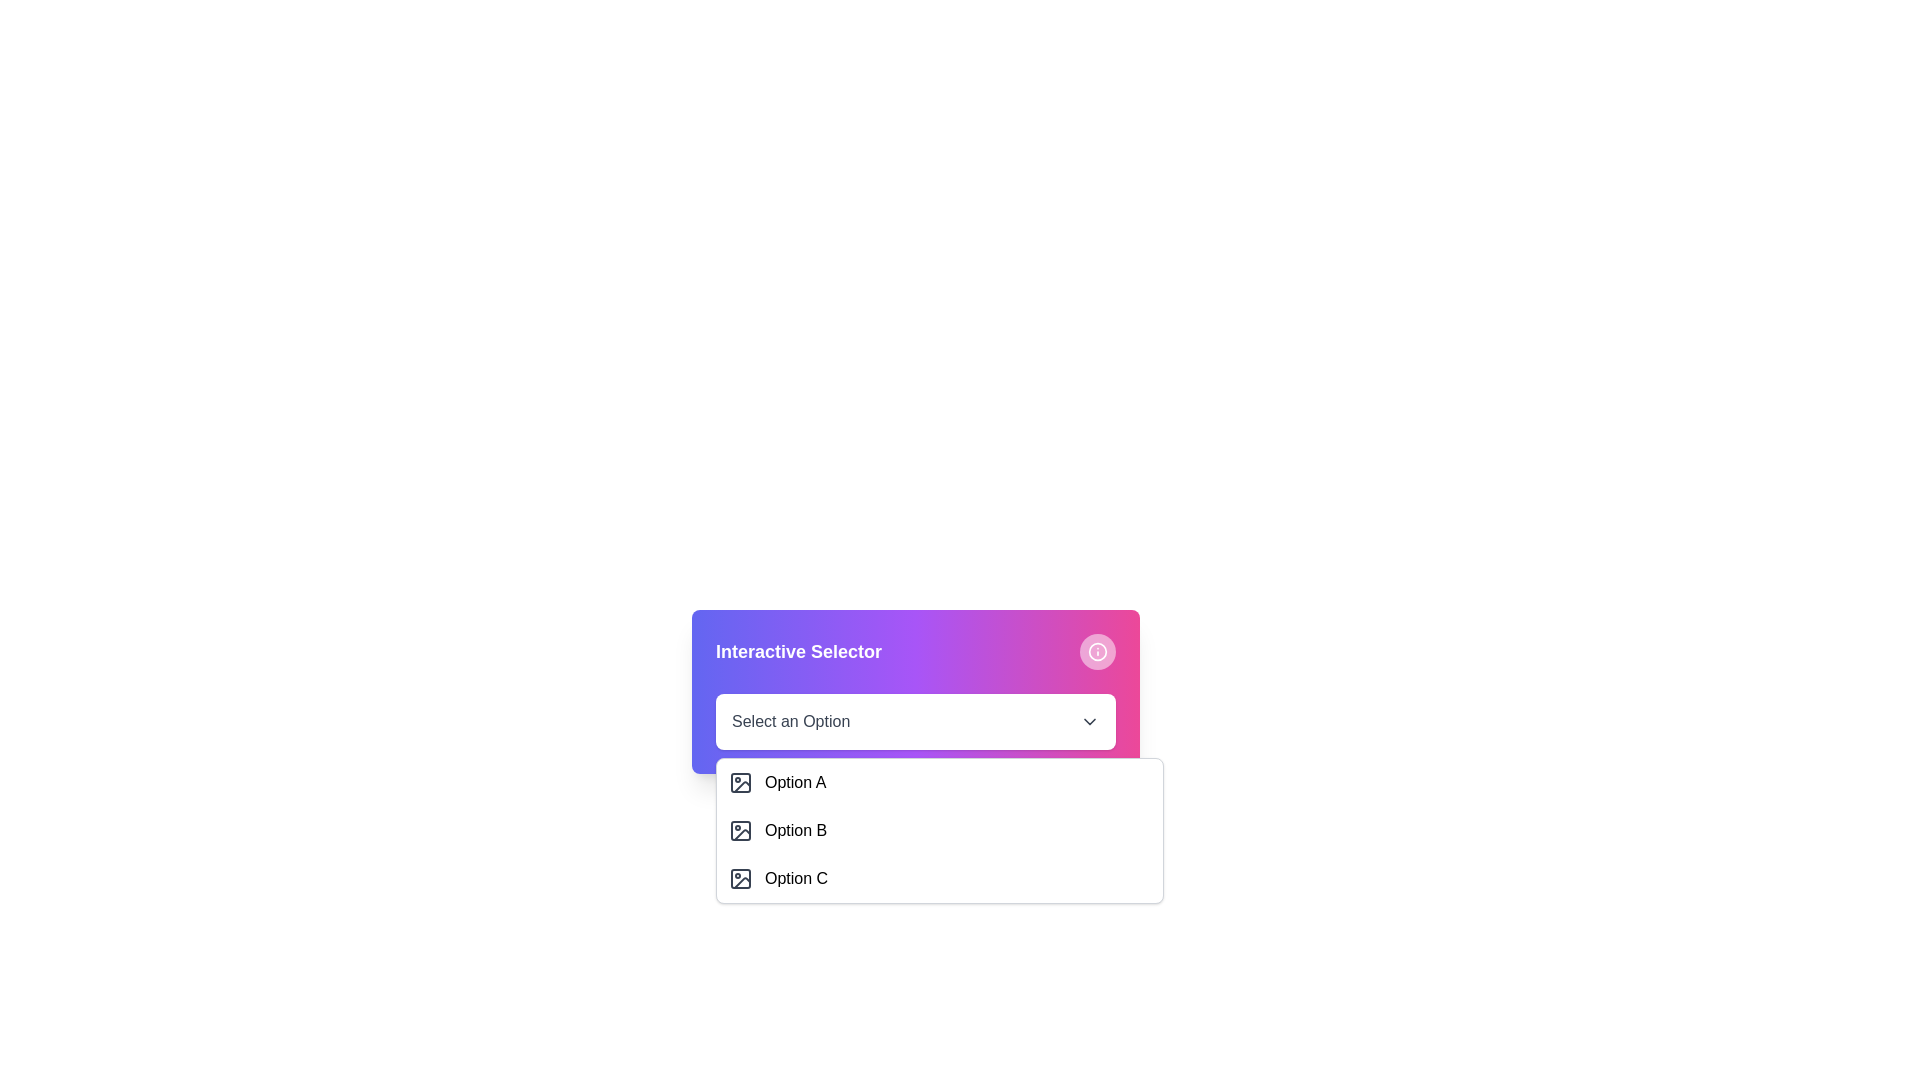 Image resolution: width=1920 pixels, height=1080 pixels. Describe the element at coordinates (1097, 651) in the screenshot. I see `the central circular element of the red 'info' icon located at the top-right corner of the interactive panel with a gradient background` at that location.